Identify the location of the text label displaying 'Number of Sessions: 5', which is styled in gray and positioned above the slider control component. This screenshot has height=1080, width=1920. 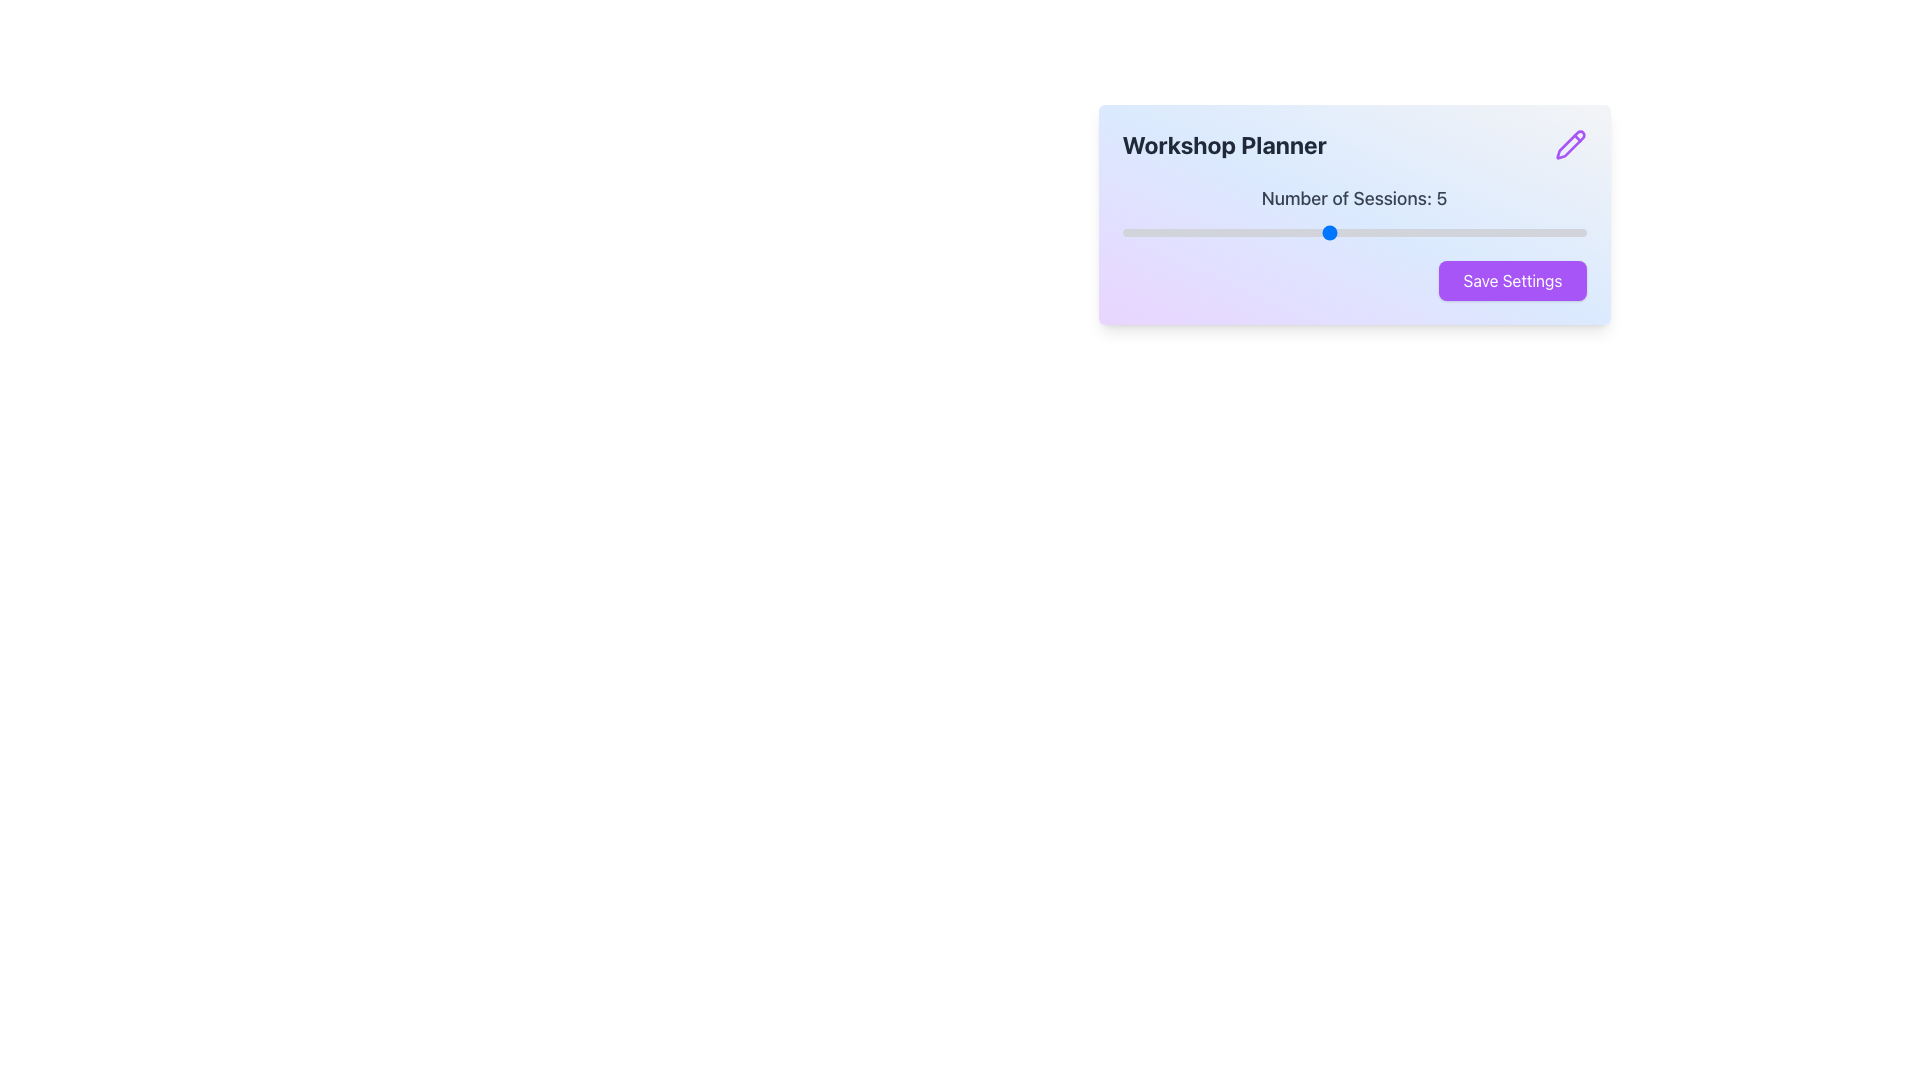
(1354, 199).